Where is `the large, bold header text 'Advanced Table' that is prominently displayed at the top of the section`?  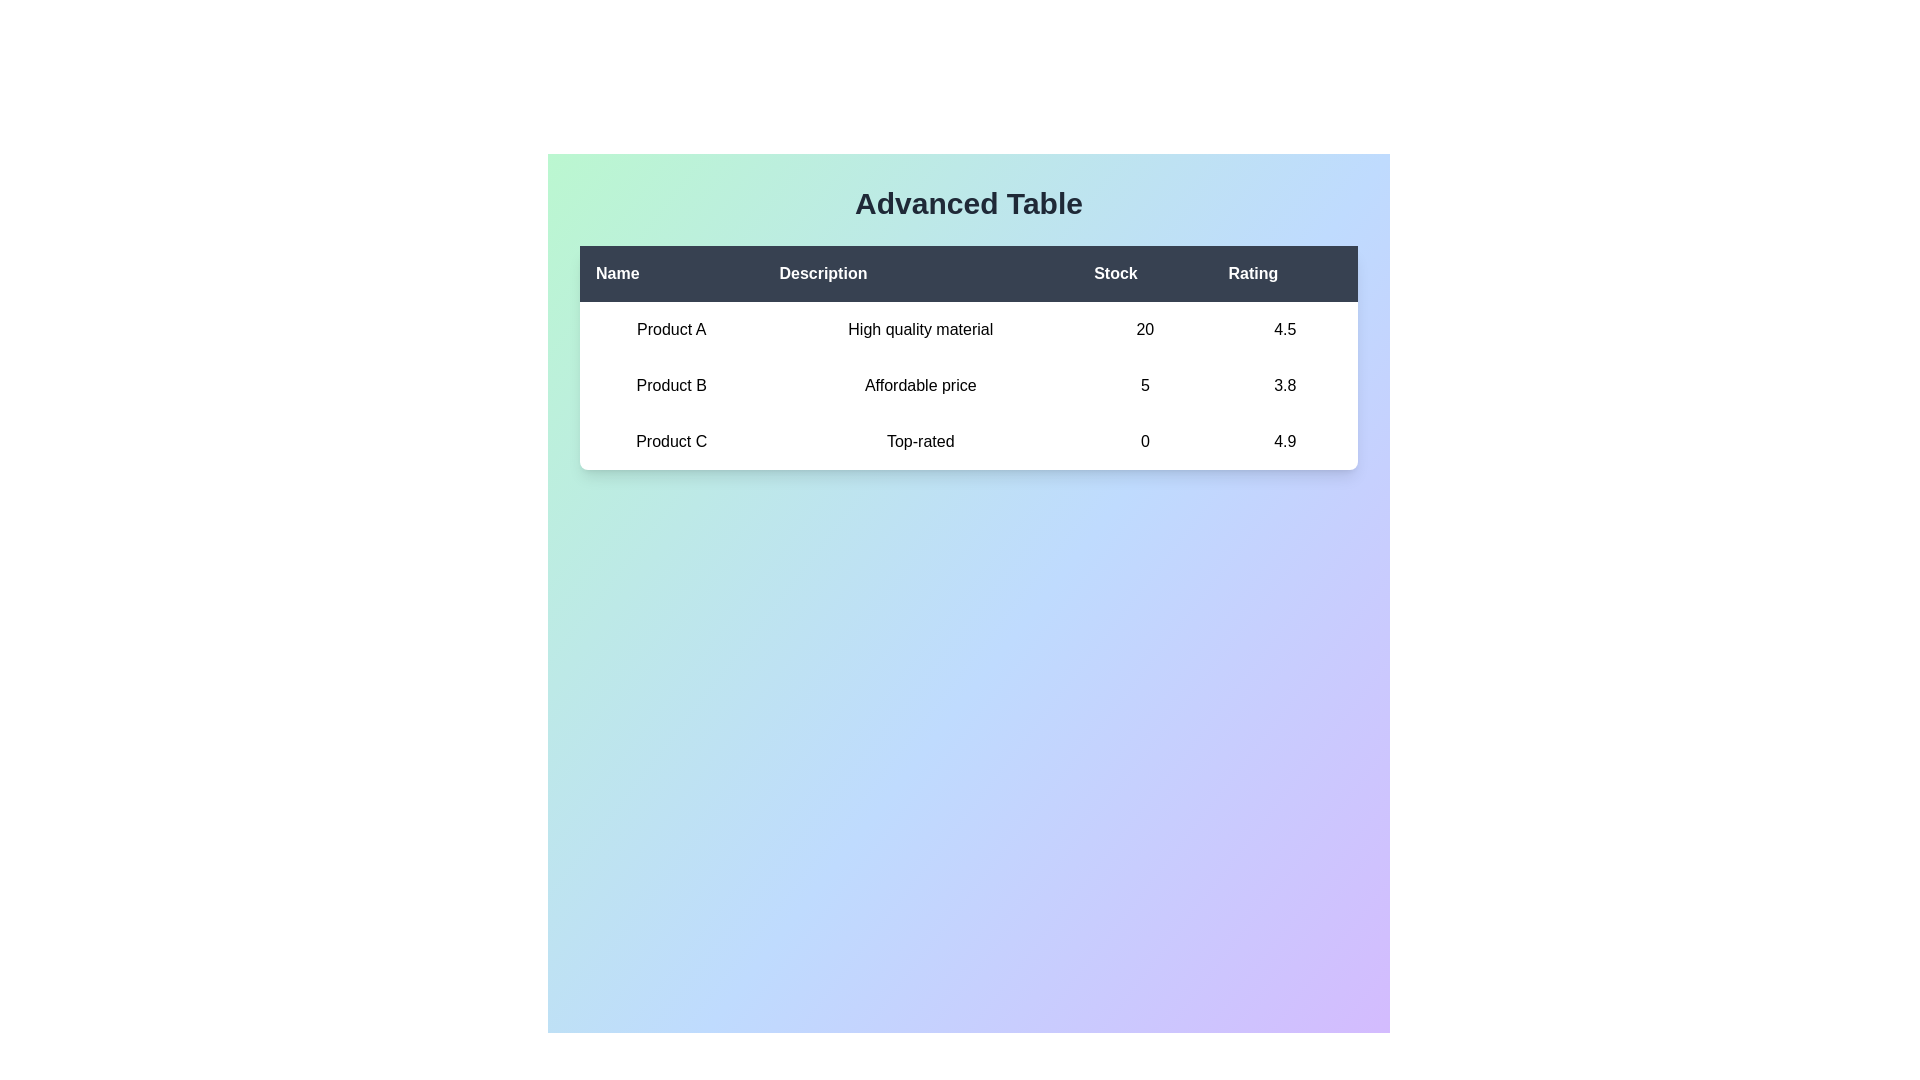
the large, bold header text 'Advanced Table' that is prominently displayed at the top of the section is located at coordinates (969, 204).